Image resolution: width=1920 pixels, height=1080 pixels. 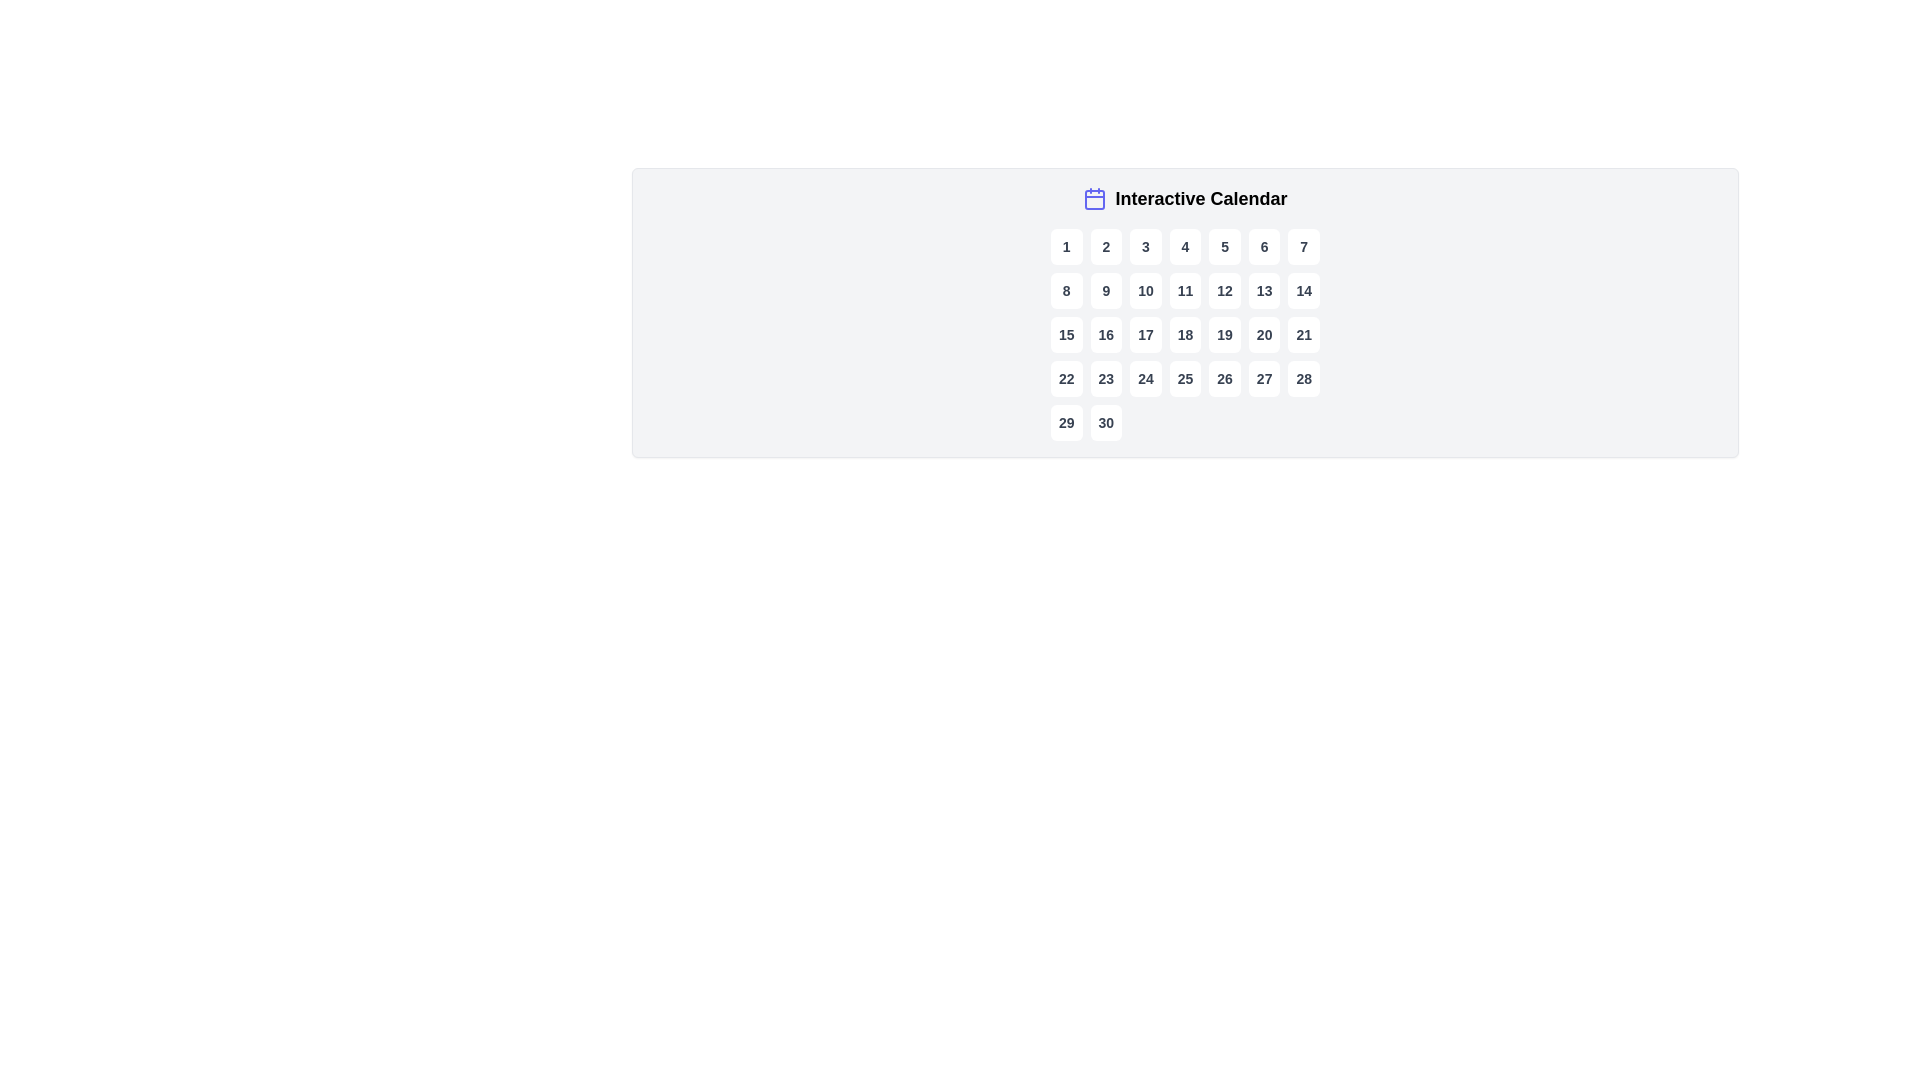 I want to click on the rounded rectangular button labeled '11' located in the second row and fourth column of the calendar grid, so click(x=1185, y=290).